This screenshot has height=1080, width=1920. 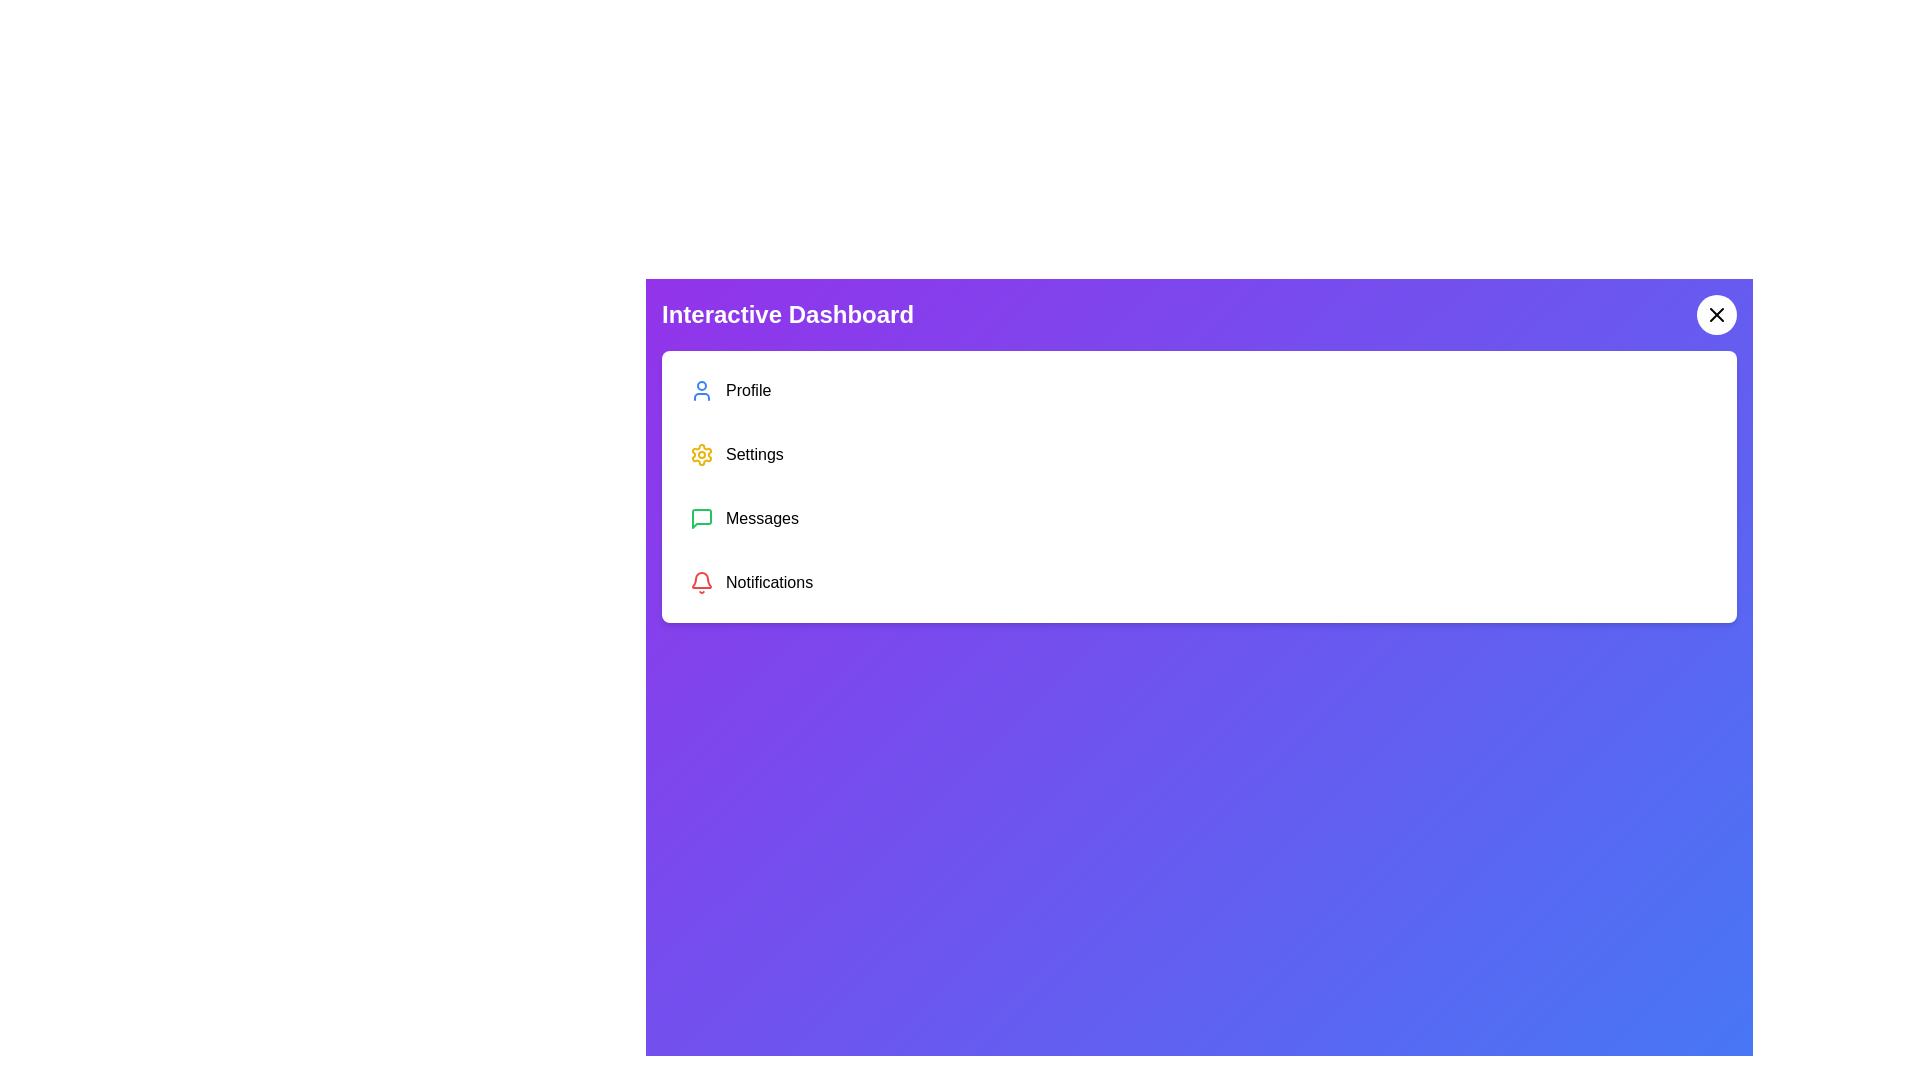 I want to click on the 'Messages' text label, which is the third option in the vertical menu list, aligned to the right of the green chat bubble icon, so click(x=761, y=518).